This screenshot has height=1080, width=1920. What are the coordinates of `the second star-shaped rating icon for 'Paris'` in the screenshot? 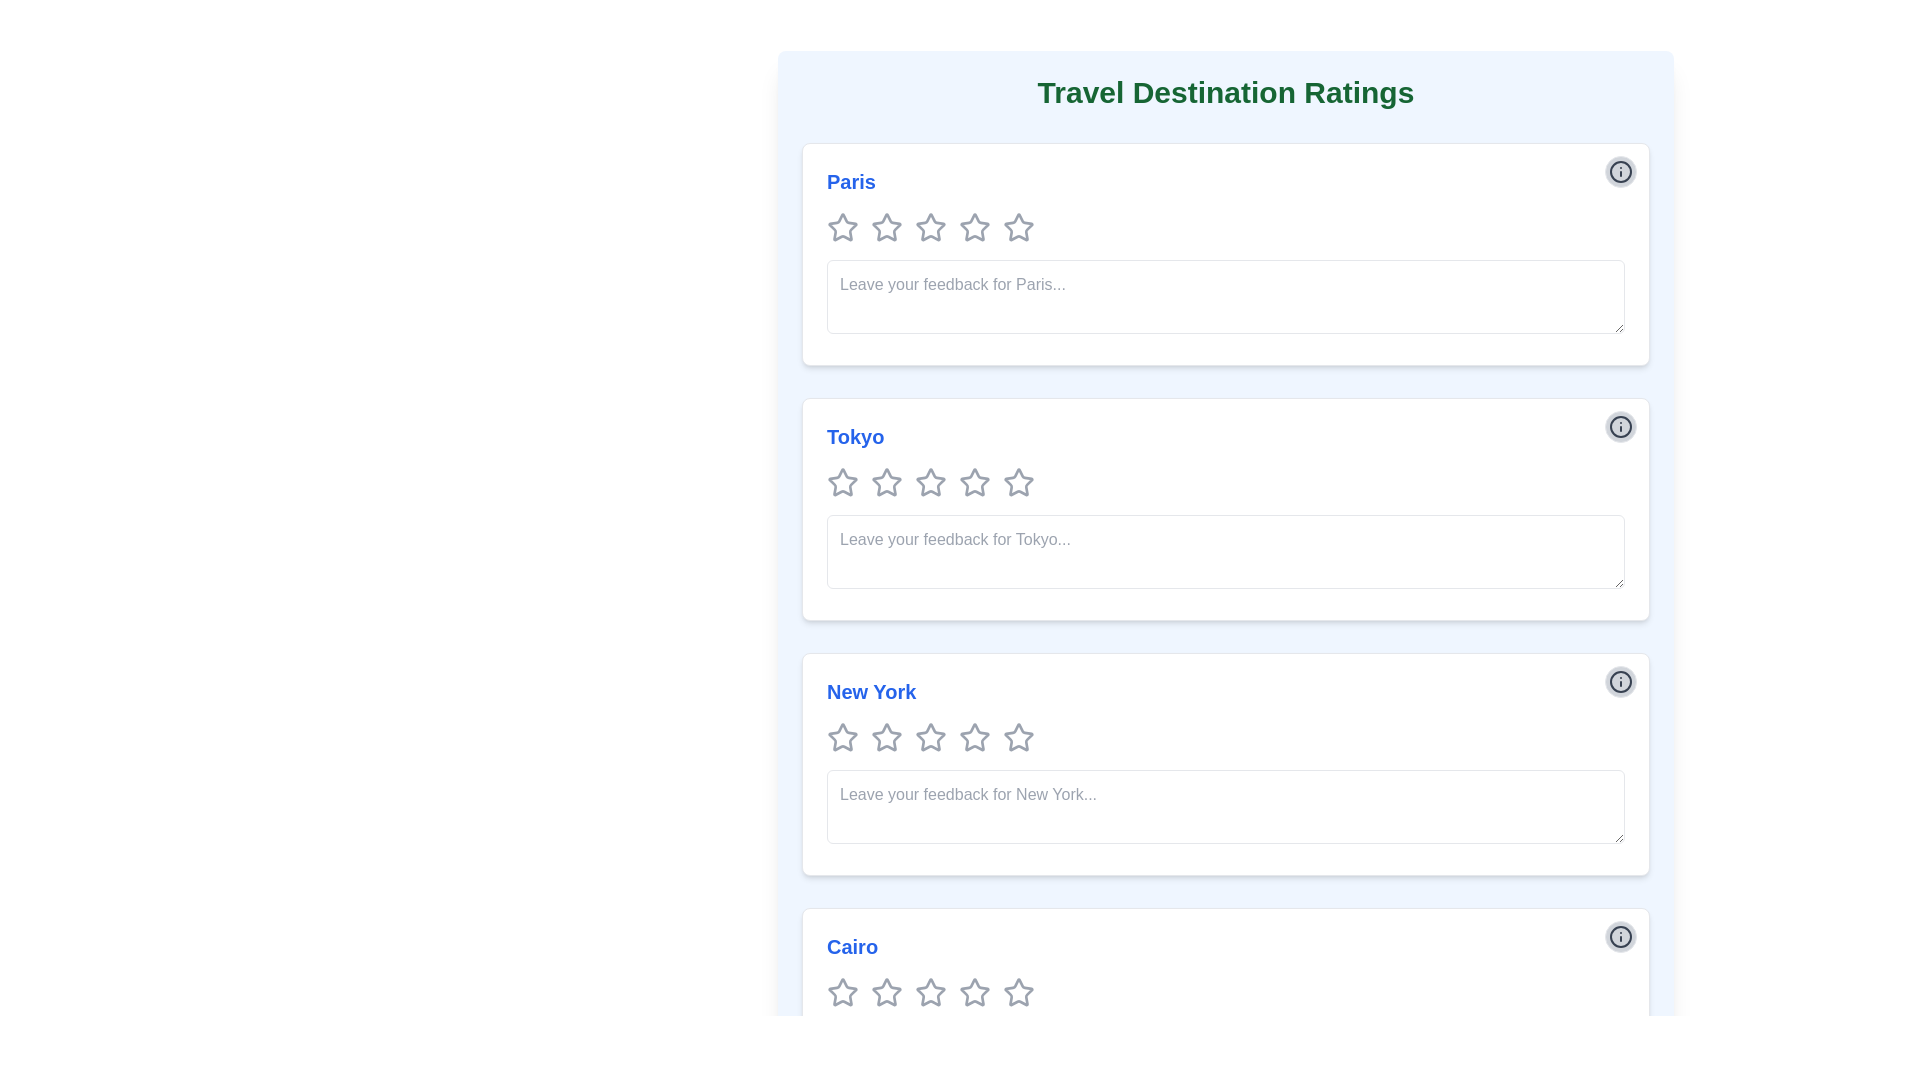 It's located at (1018, 226).